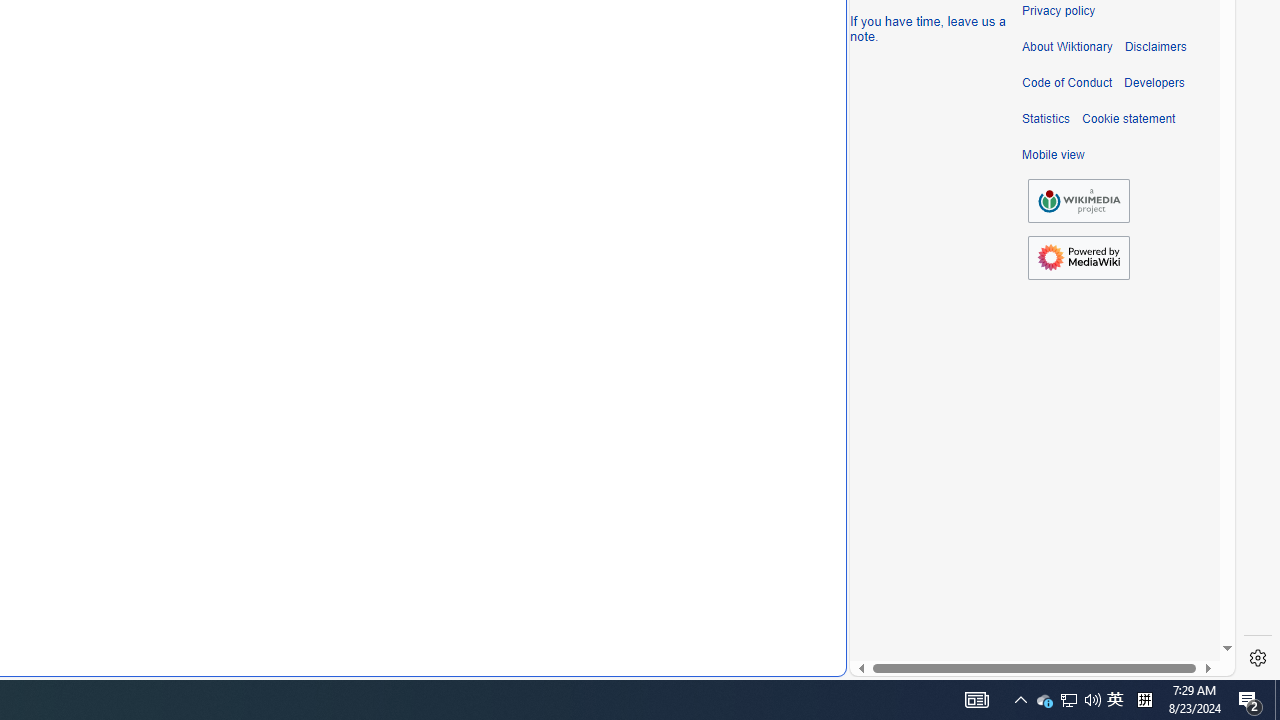 This screenshot has height=720, width=1280. I want to click on 'Privacy policy', so click(1057, 11).